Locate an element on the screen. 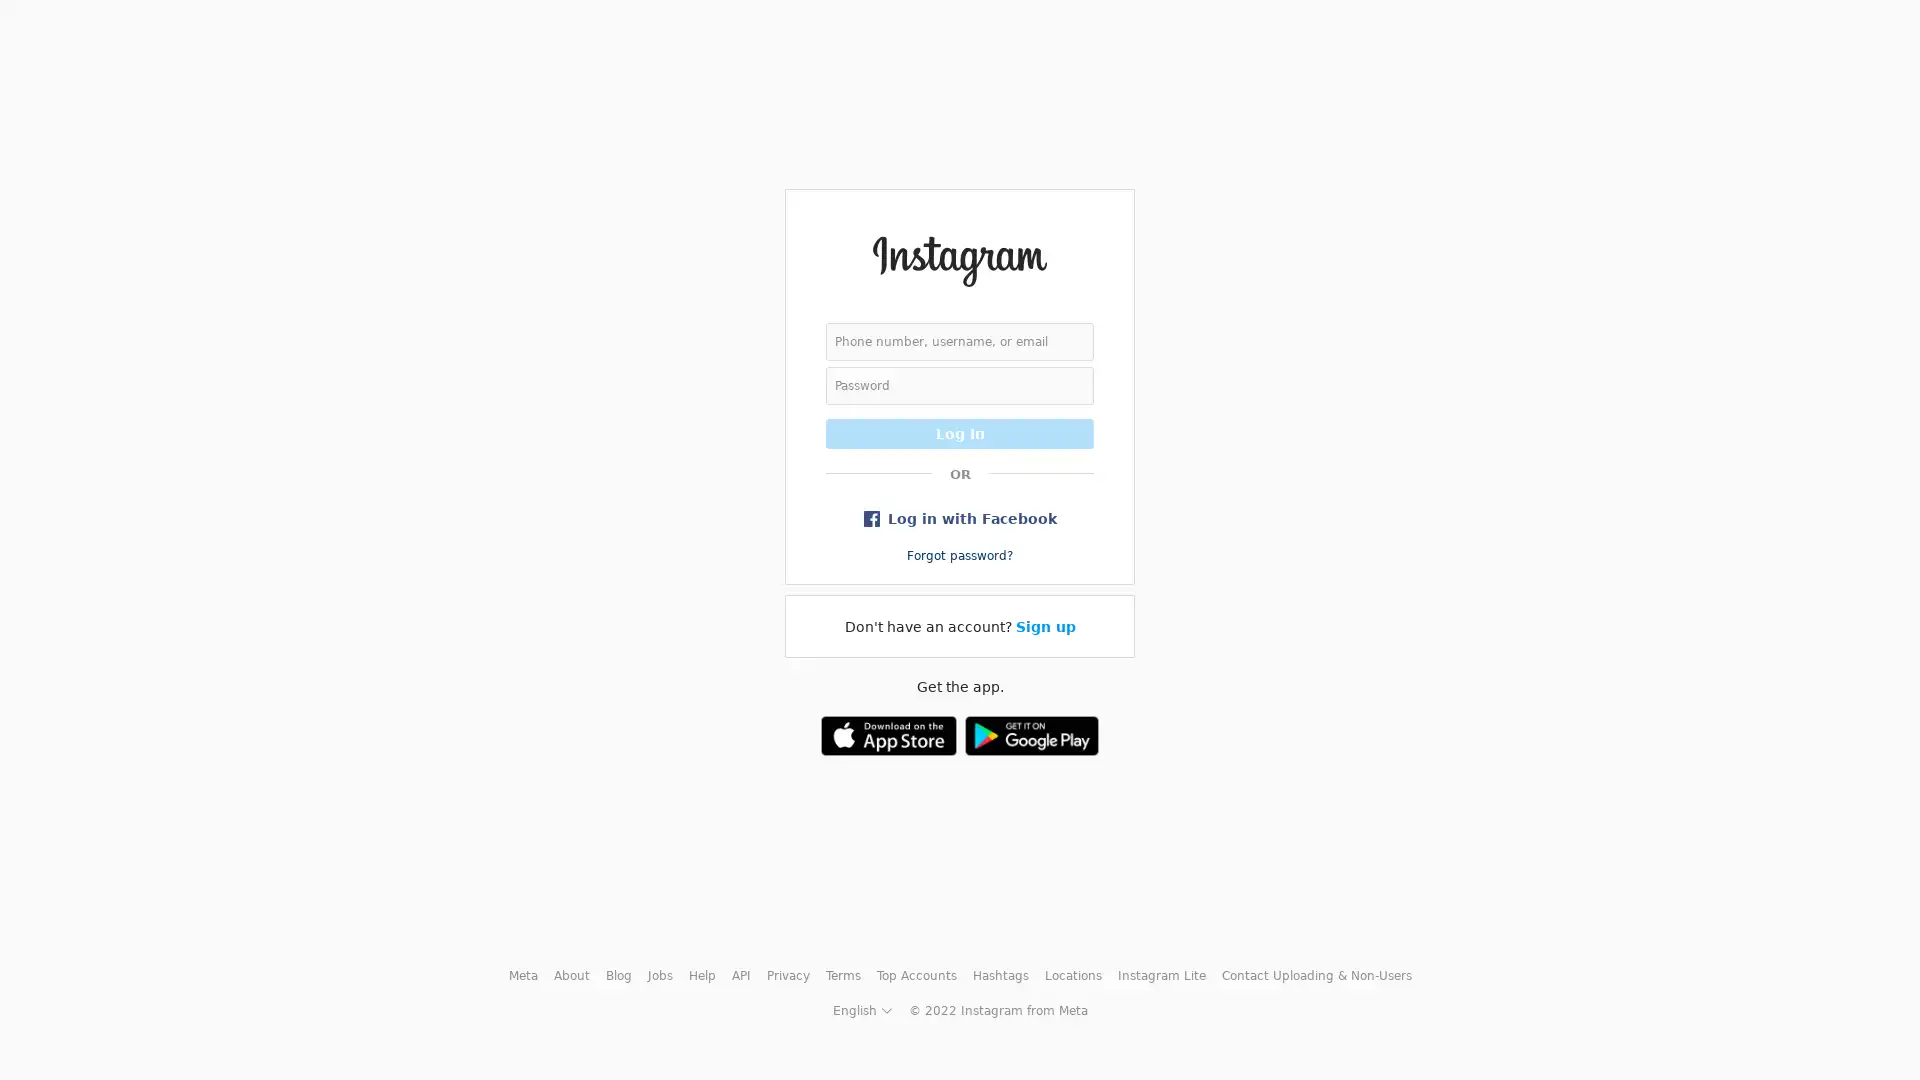 The height and width of the screenshot is (1080, 1920). Instagram is located at coordinates (958, 259).